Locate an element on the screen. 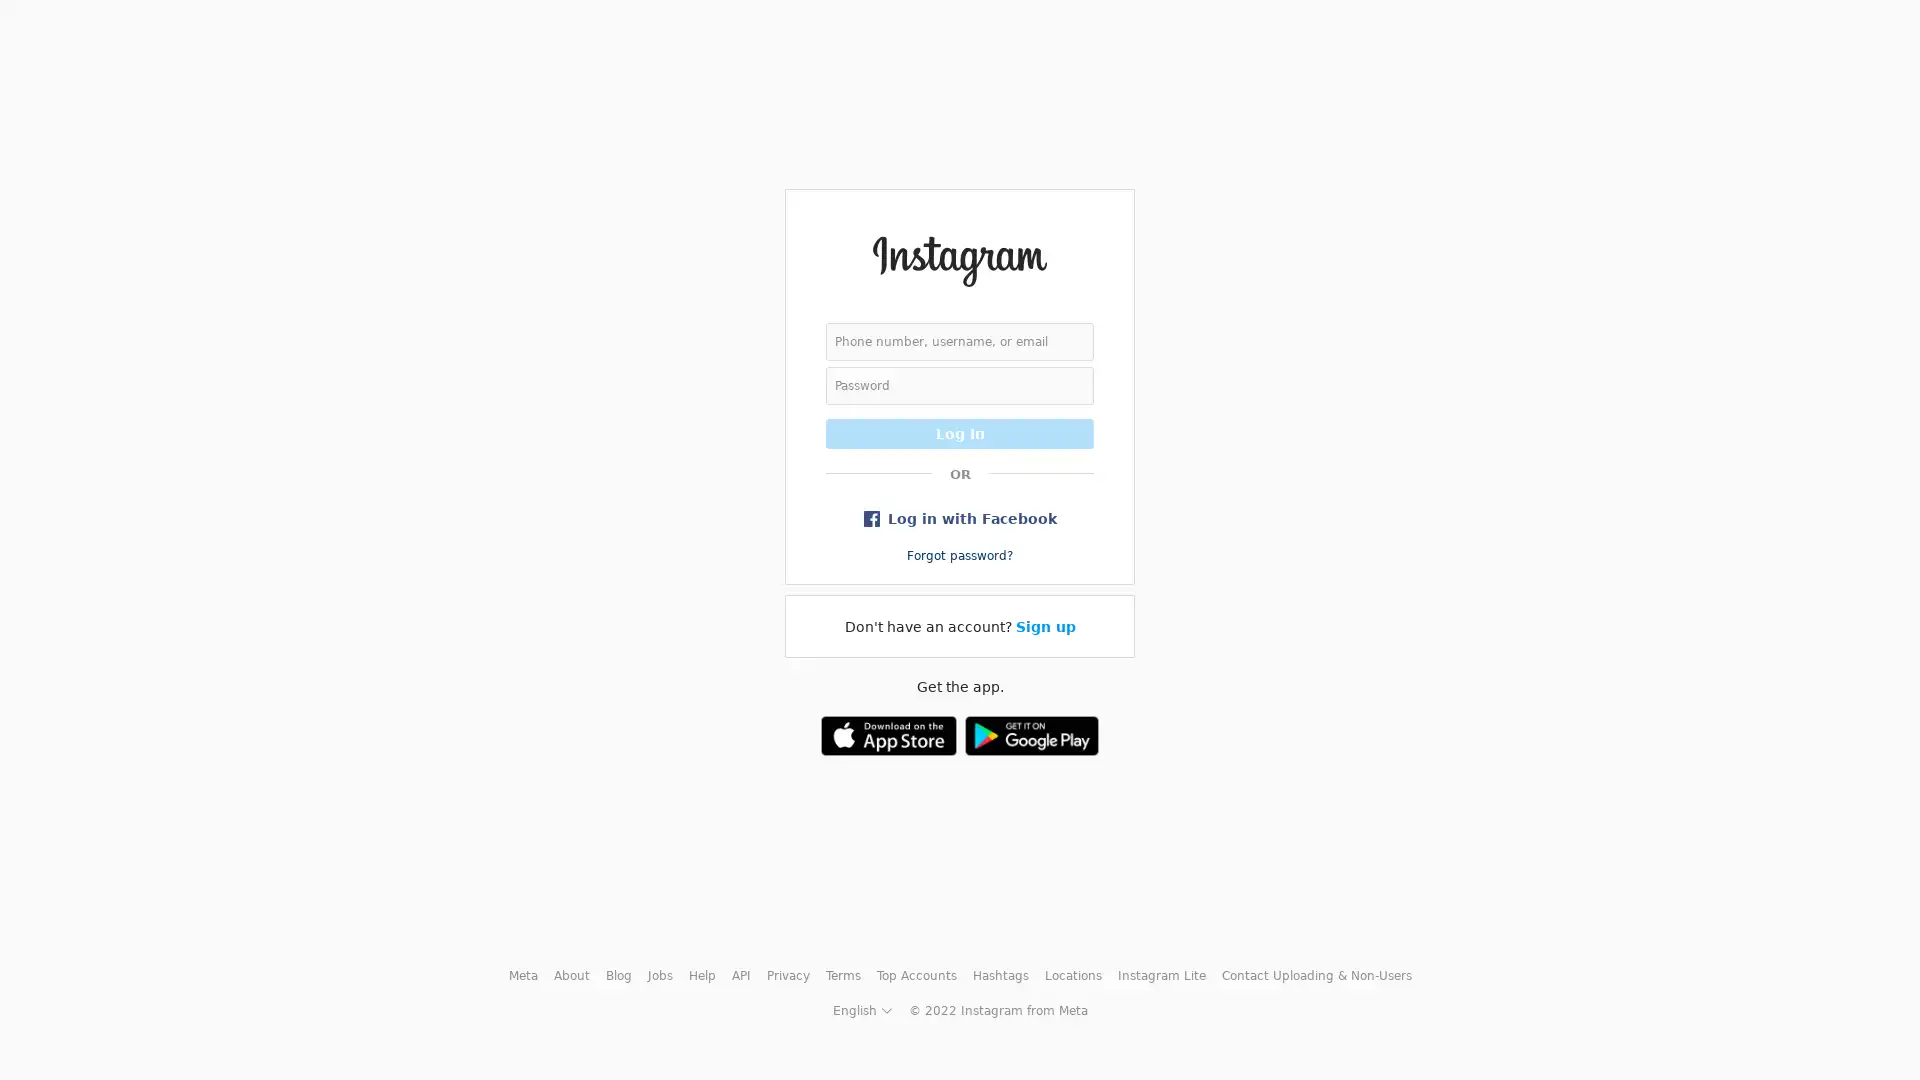 The height and width of the screenshot is (1080, 1920). Instagram is located at coordinates (958, 259).